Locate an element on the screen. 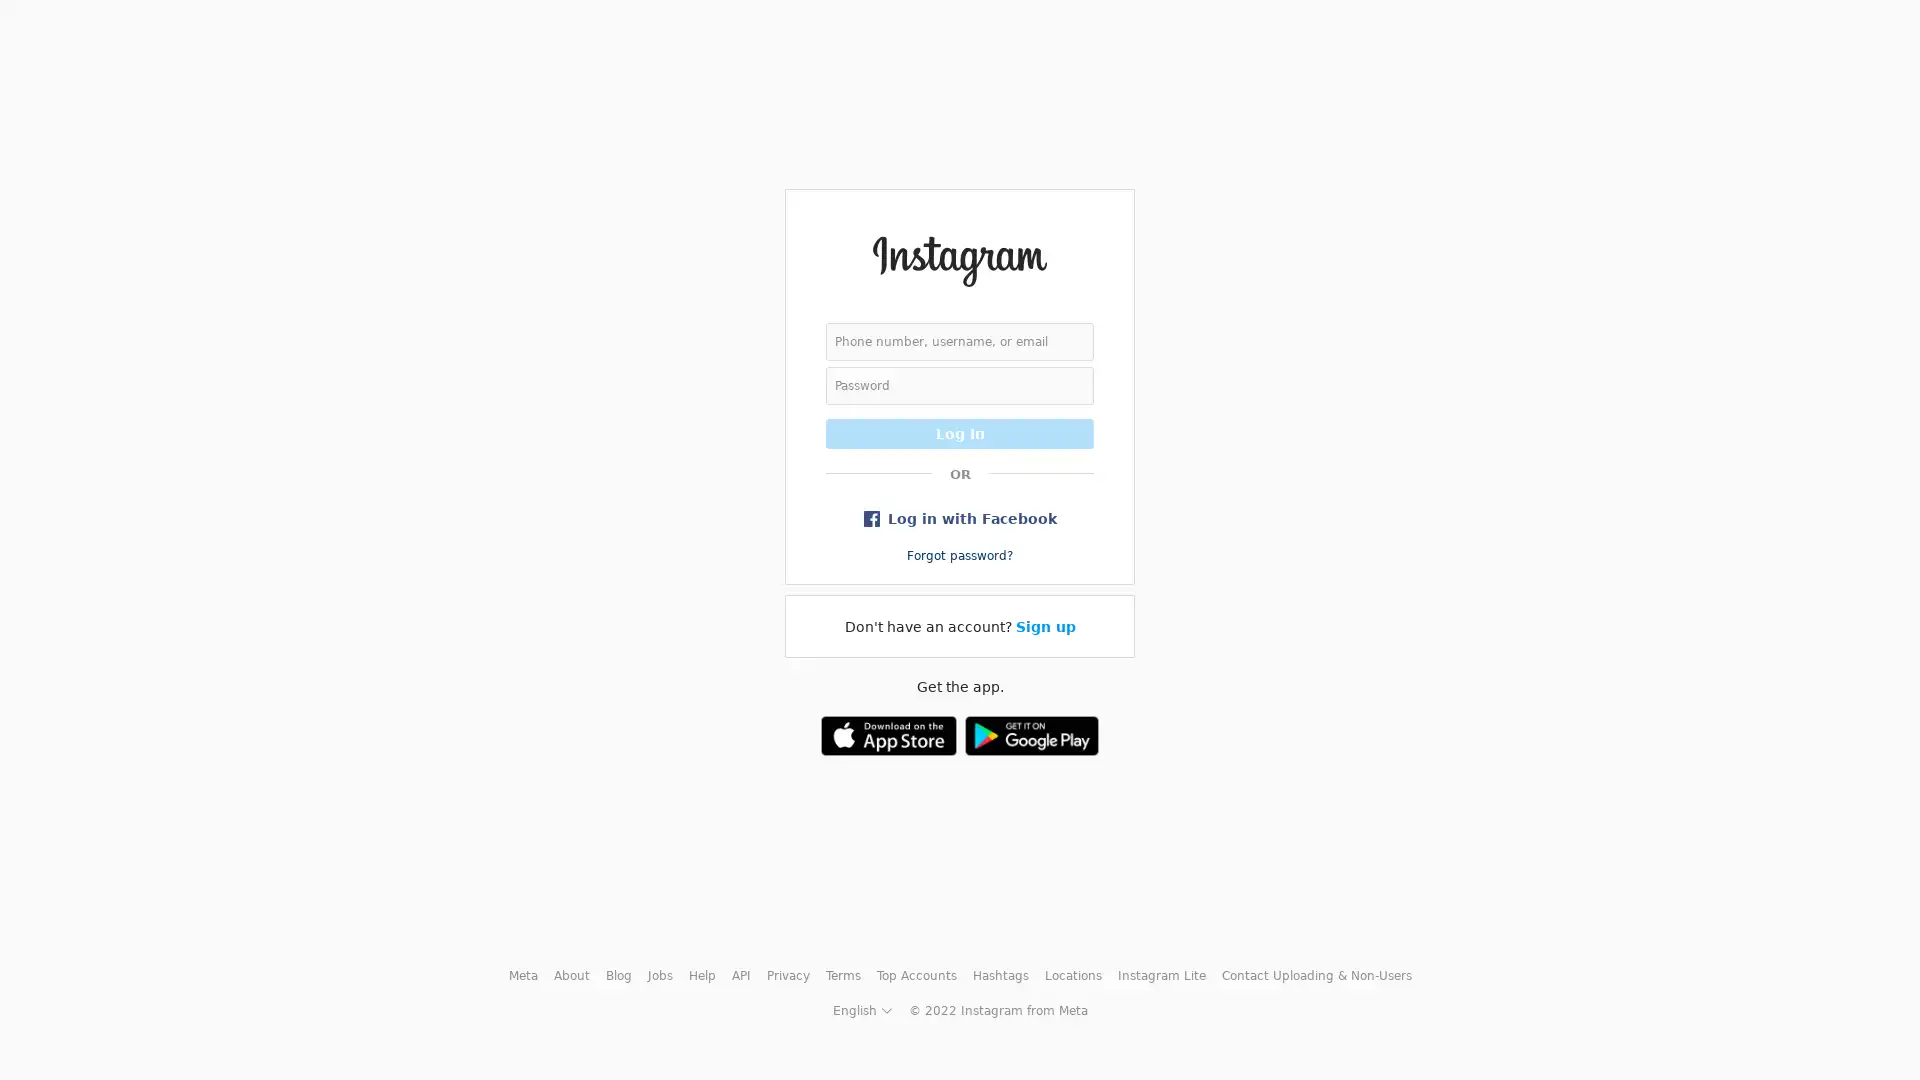 The height and width of the screenshot is (1080, 1920). Instagram is located at coordinates (958, 259).